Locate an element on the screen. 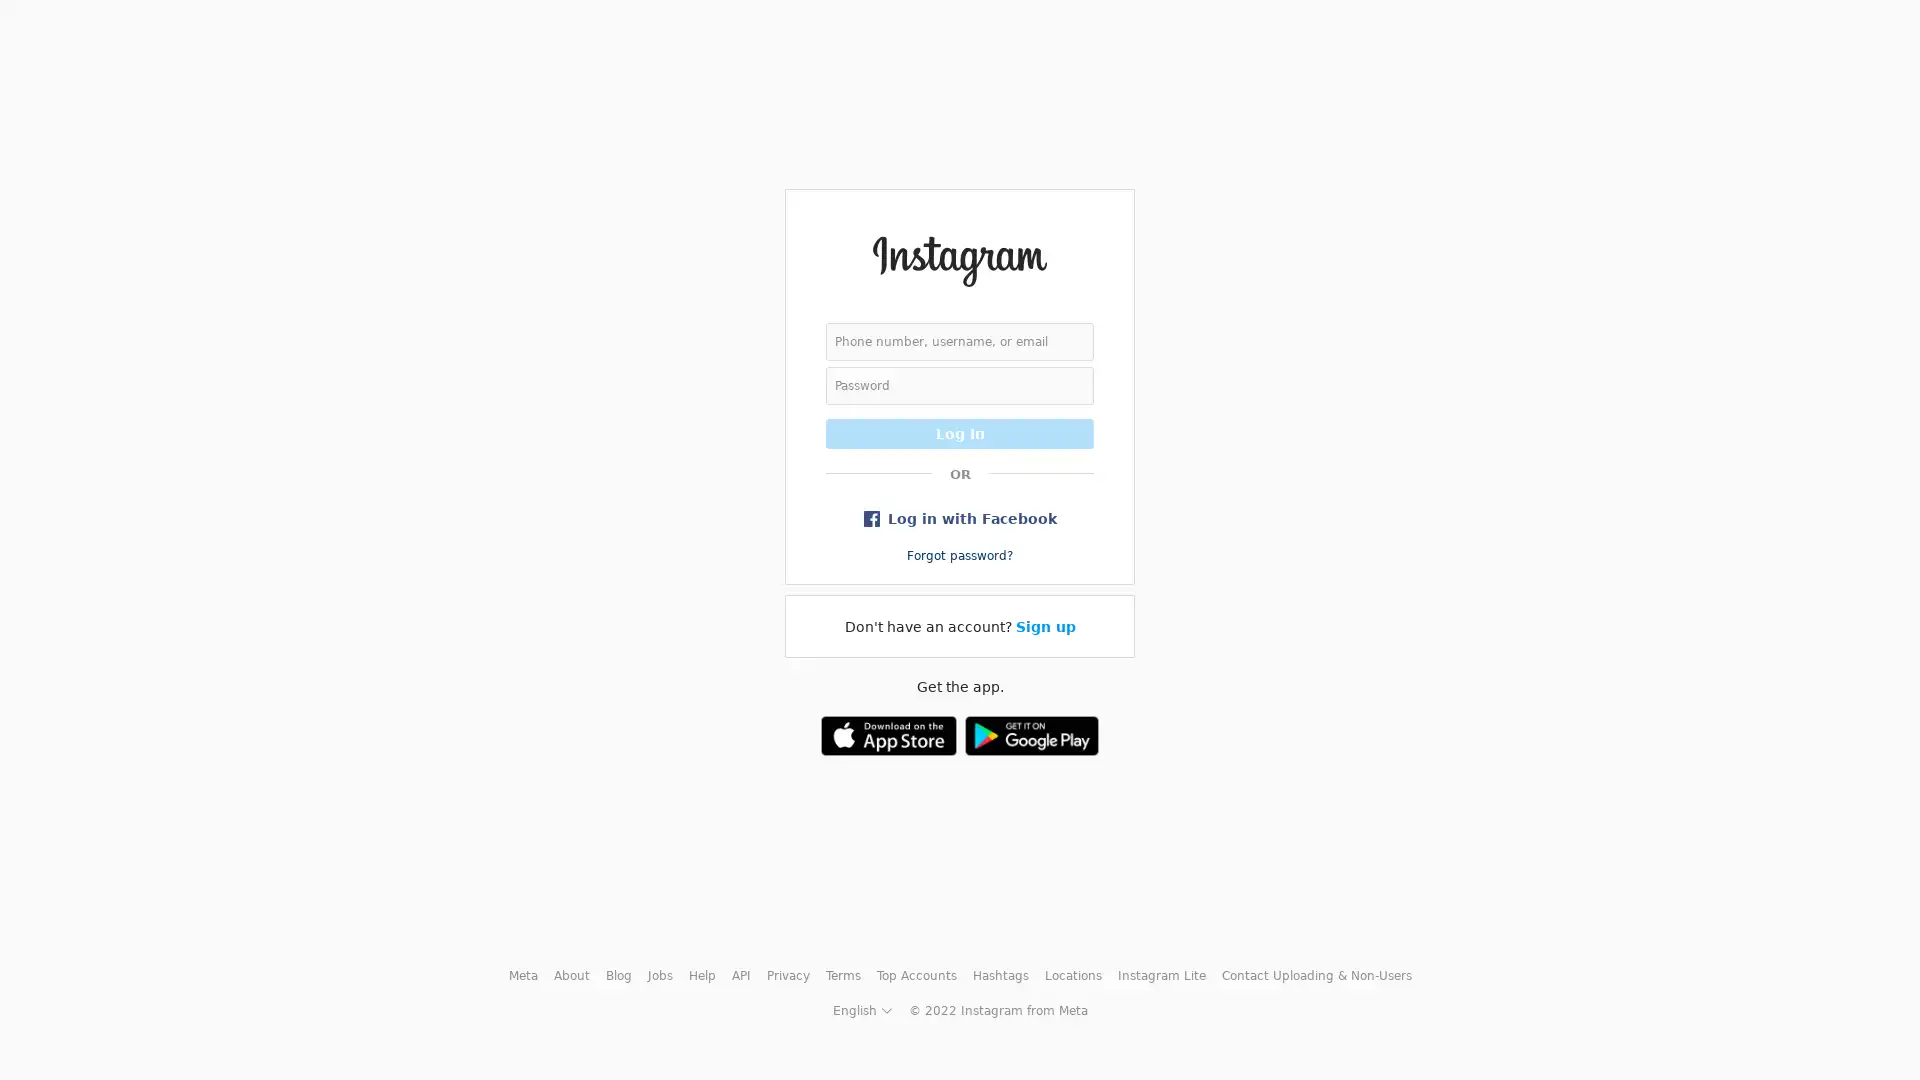 The height and width of the screenshot is (1080, 1920). Instagram is located at coordinates (958, 259).